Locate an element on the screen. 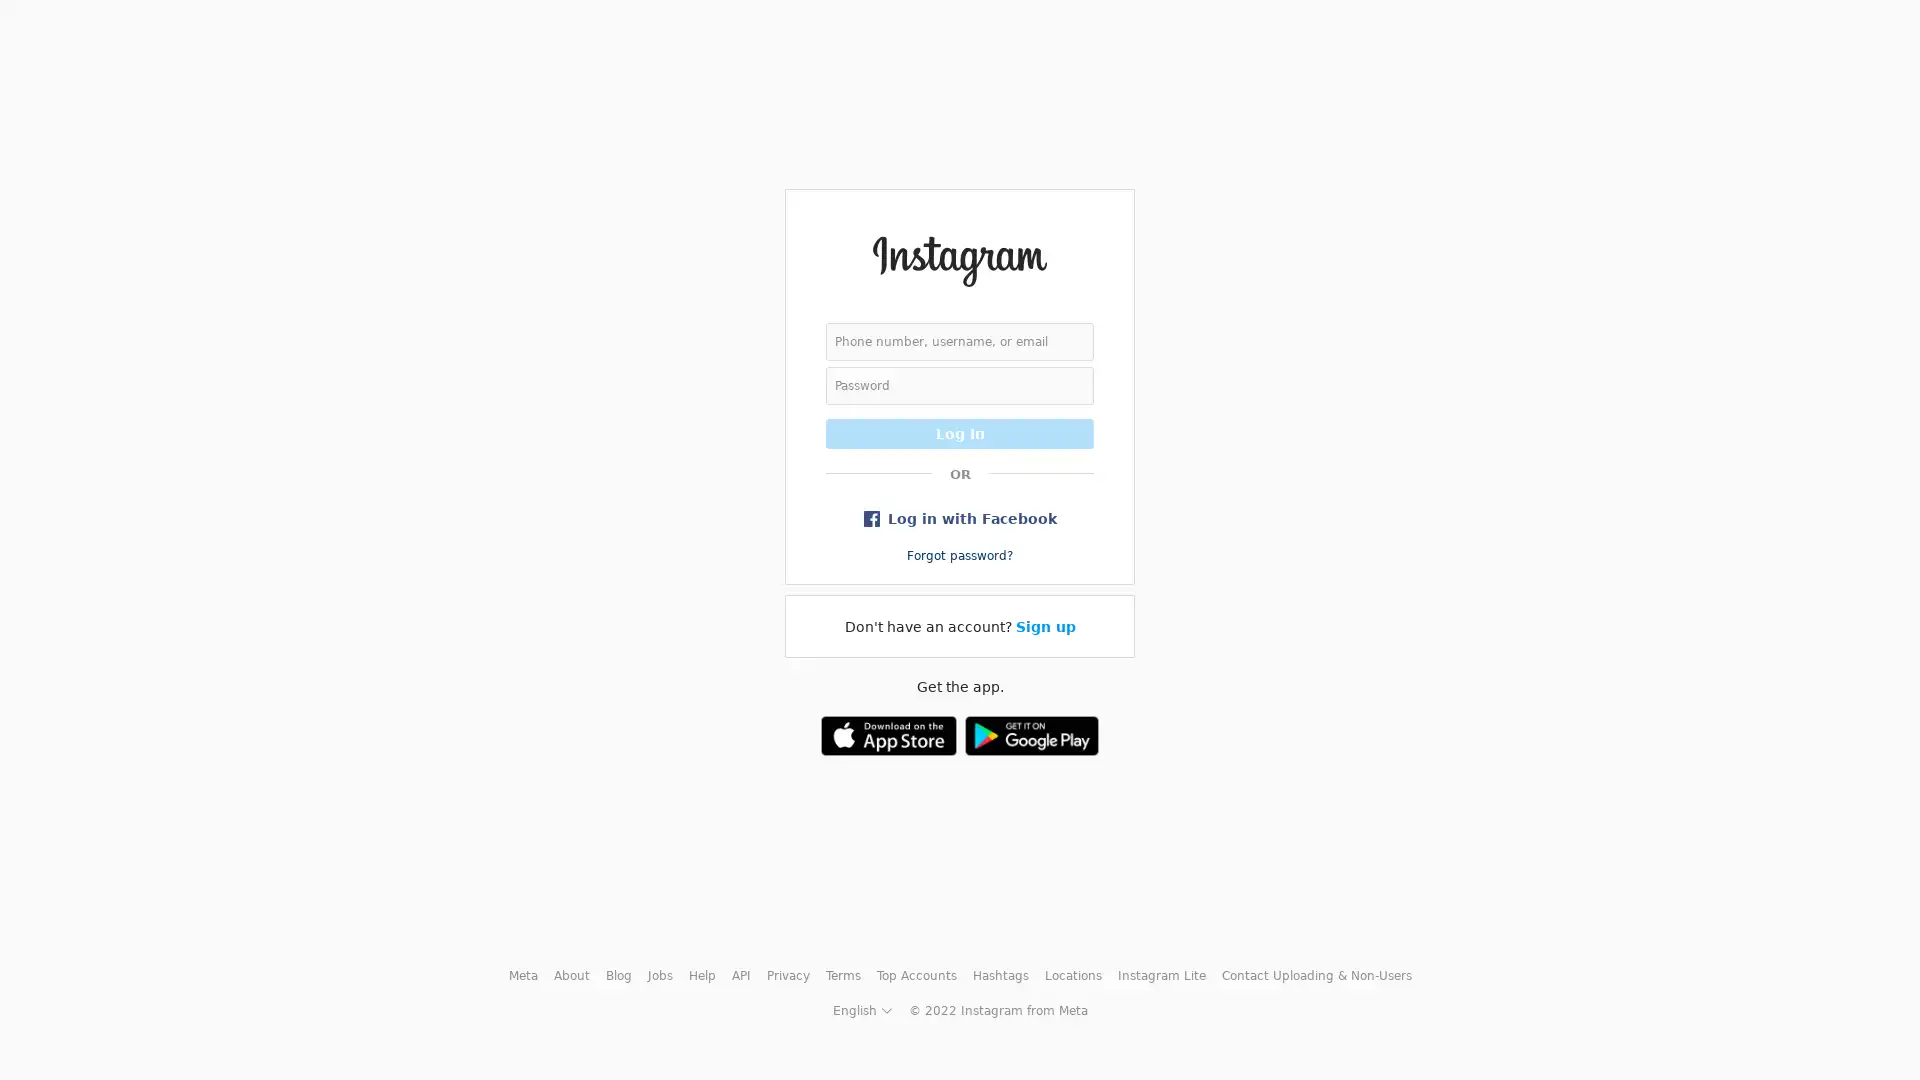 The height and width of the screenshot is (1080, 1920). Instagram is located at coordinates (958, 259).